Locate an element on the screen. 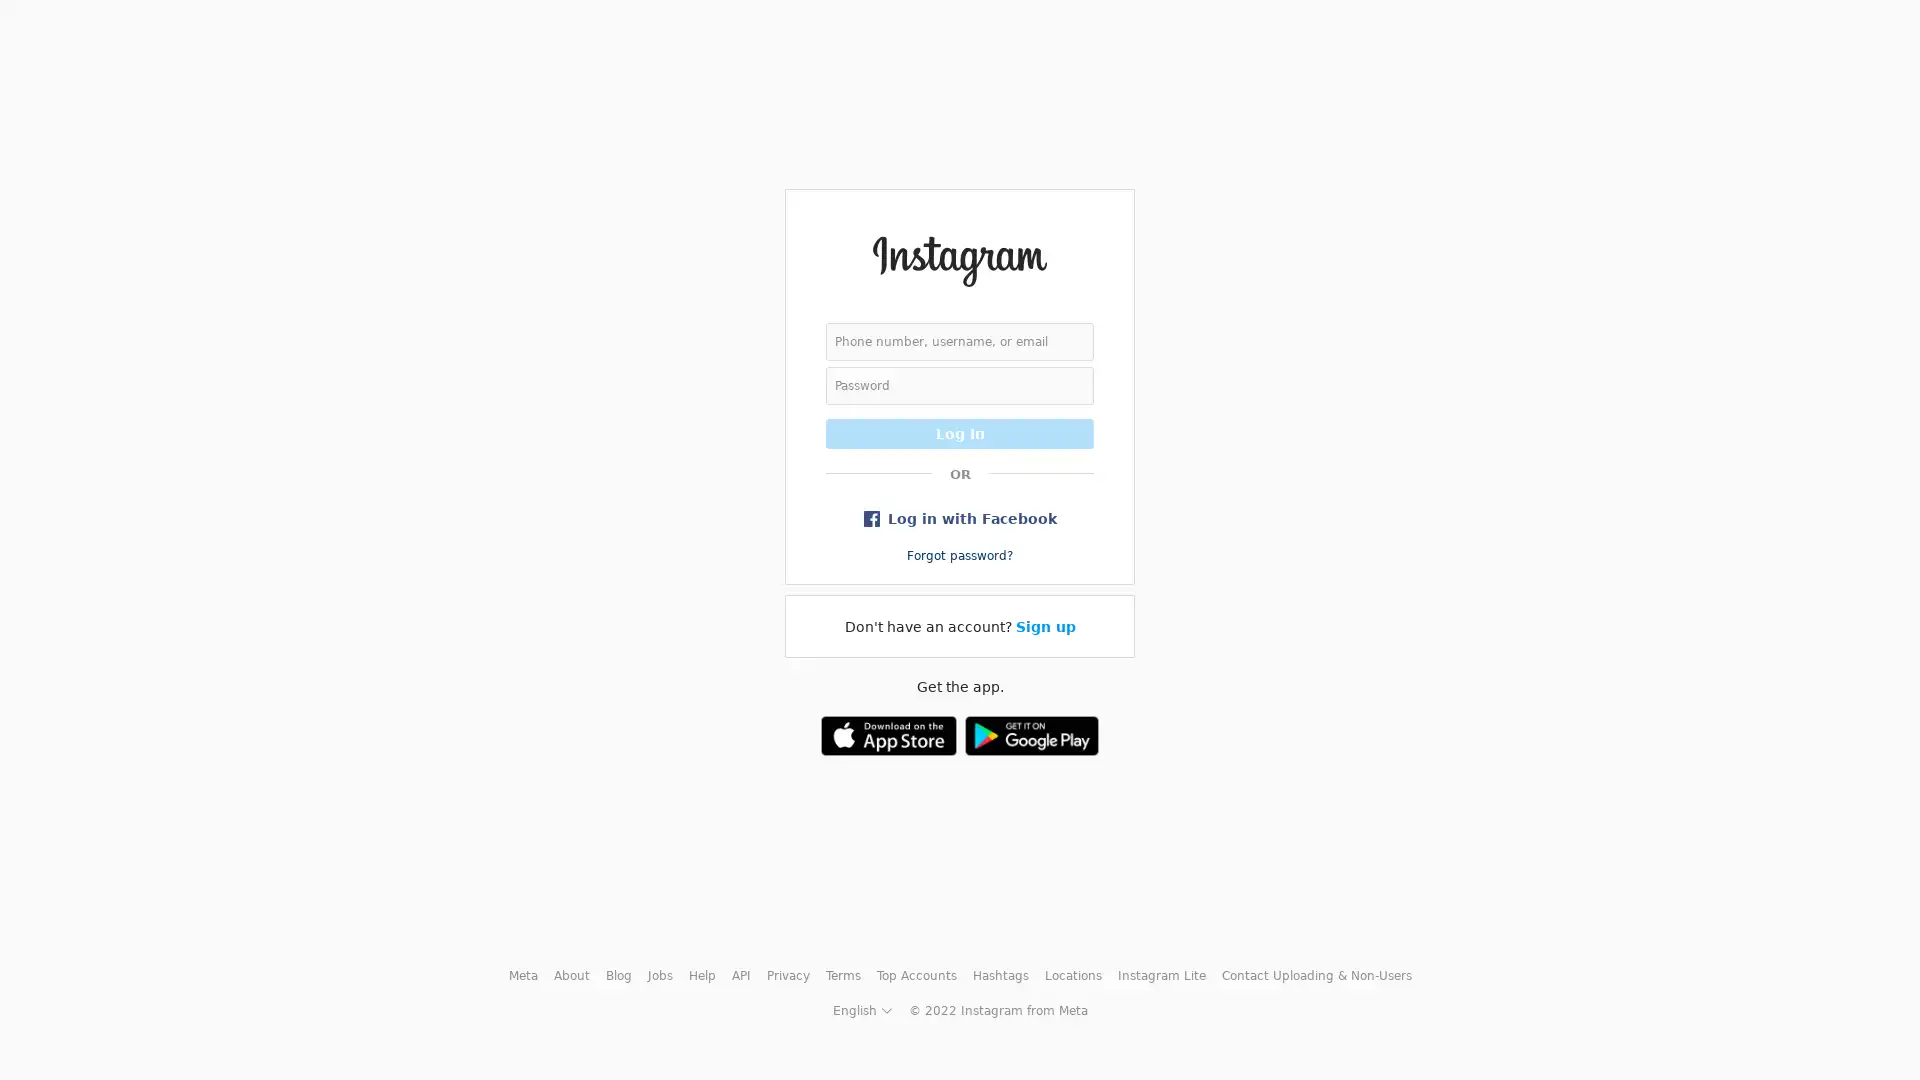 The height and width of the screenshot is (1080, 1920). Instagram is located at coordinates (958, 259).